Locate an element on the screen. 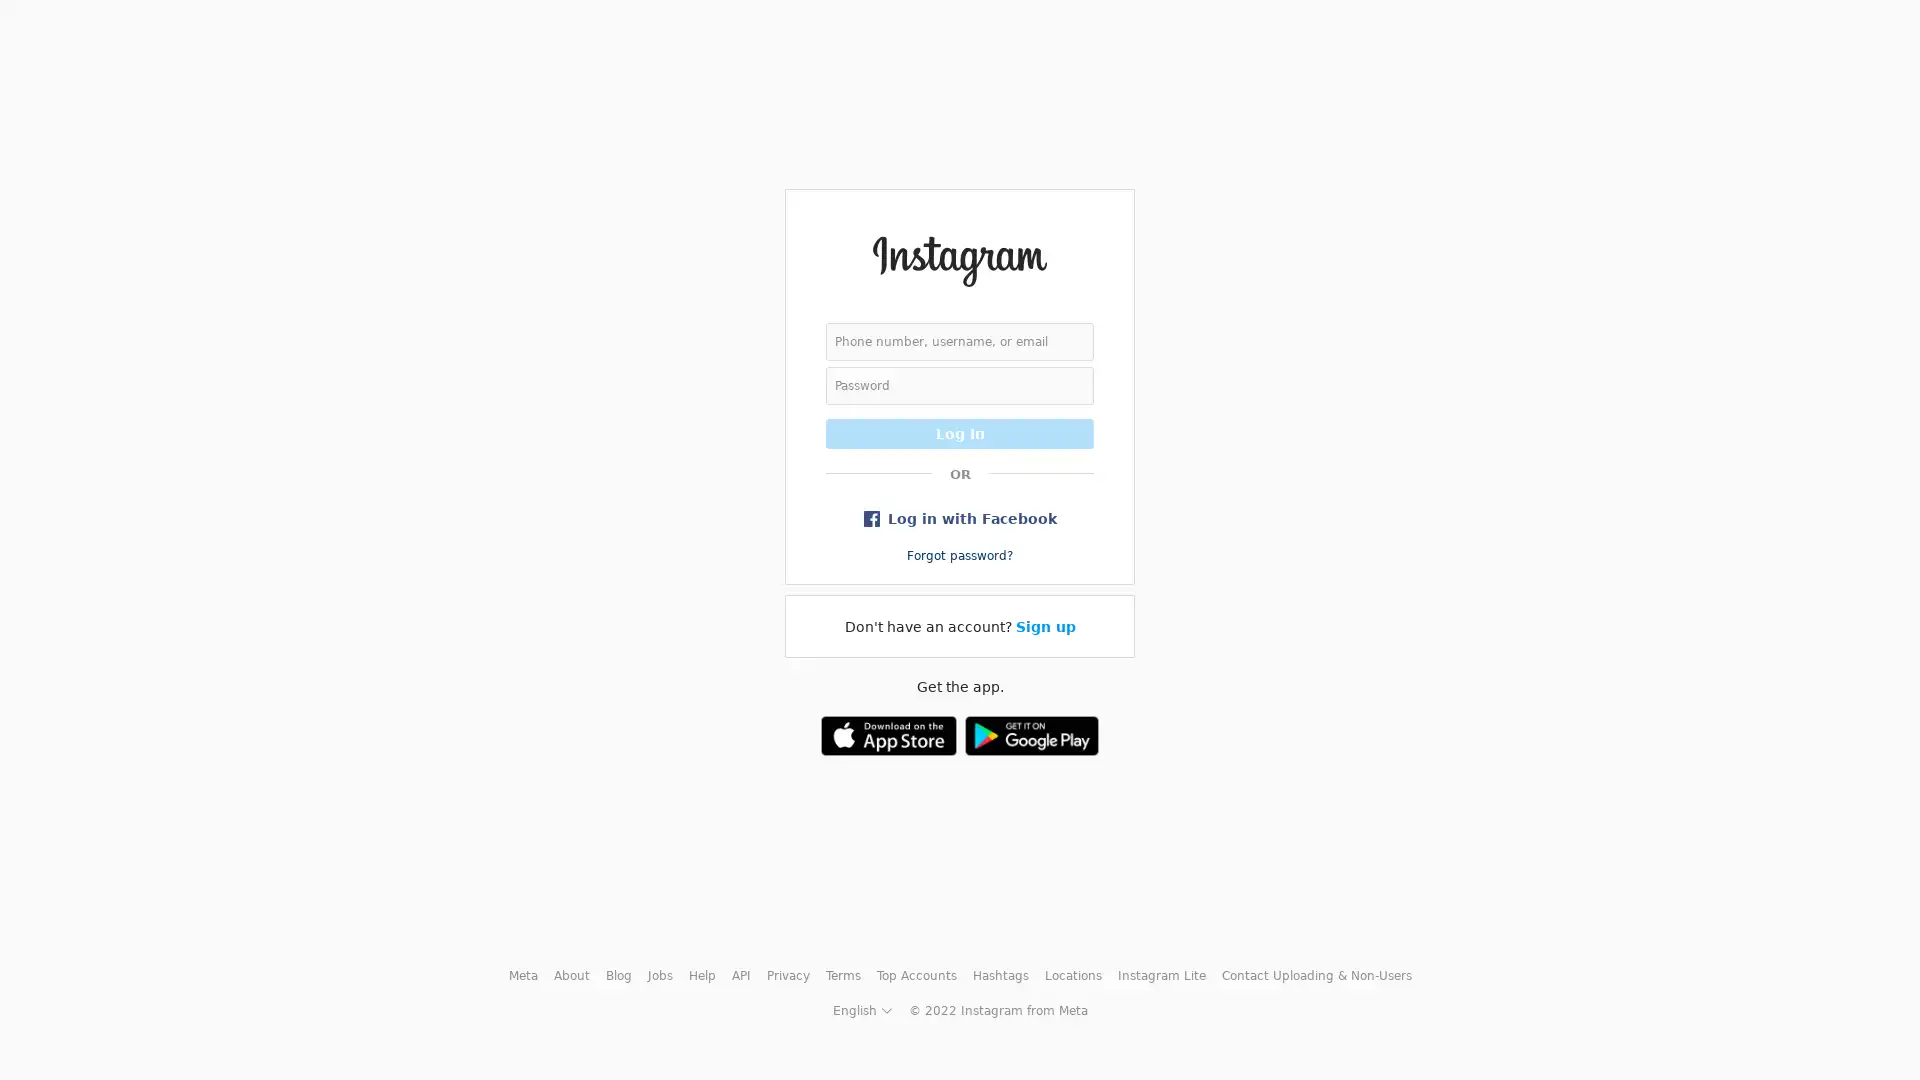 The height and width of the screenshot is (1080, 1920). Instagram is located at coordinates (958, 259).